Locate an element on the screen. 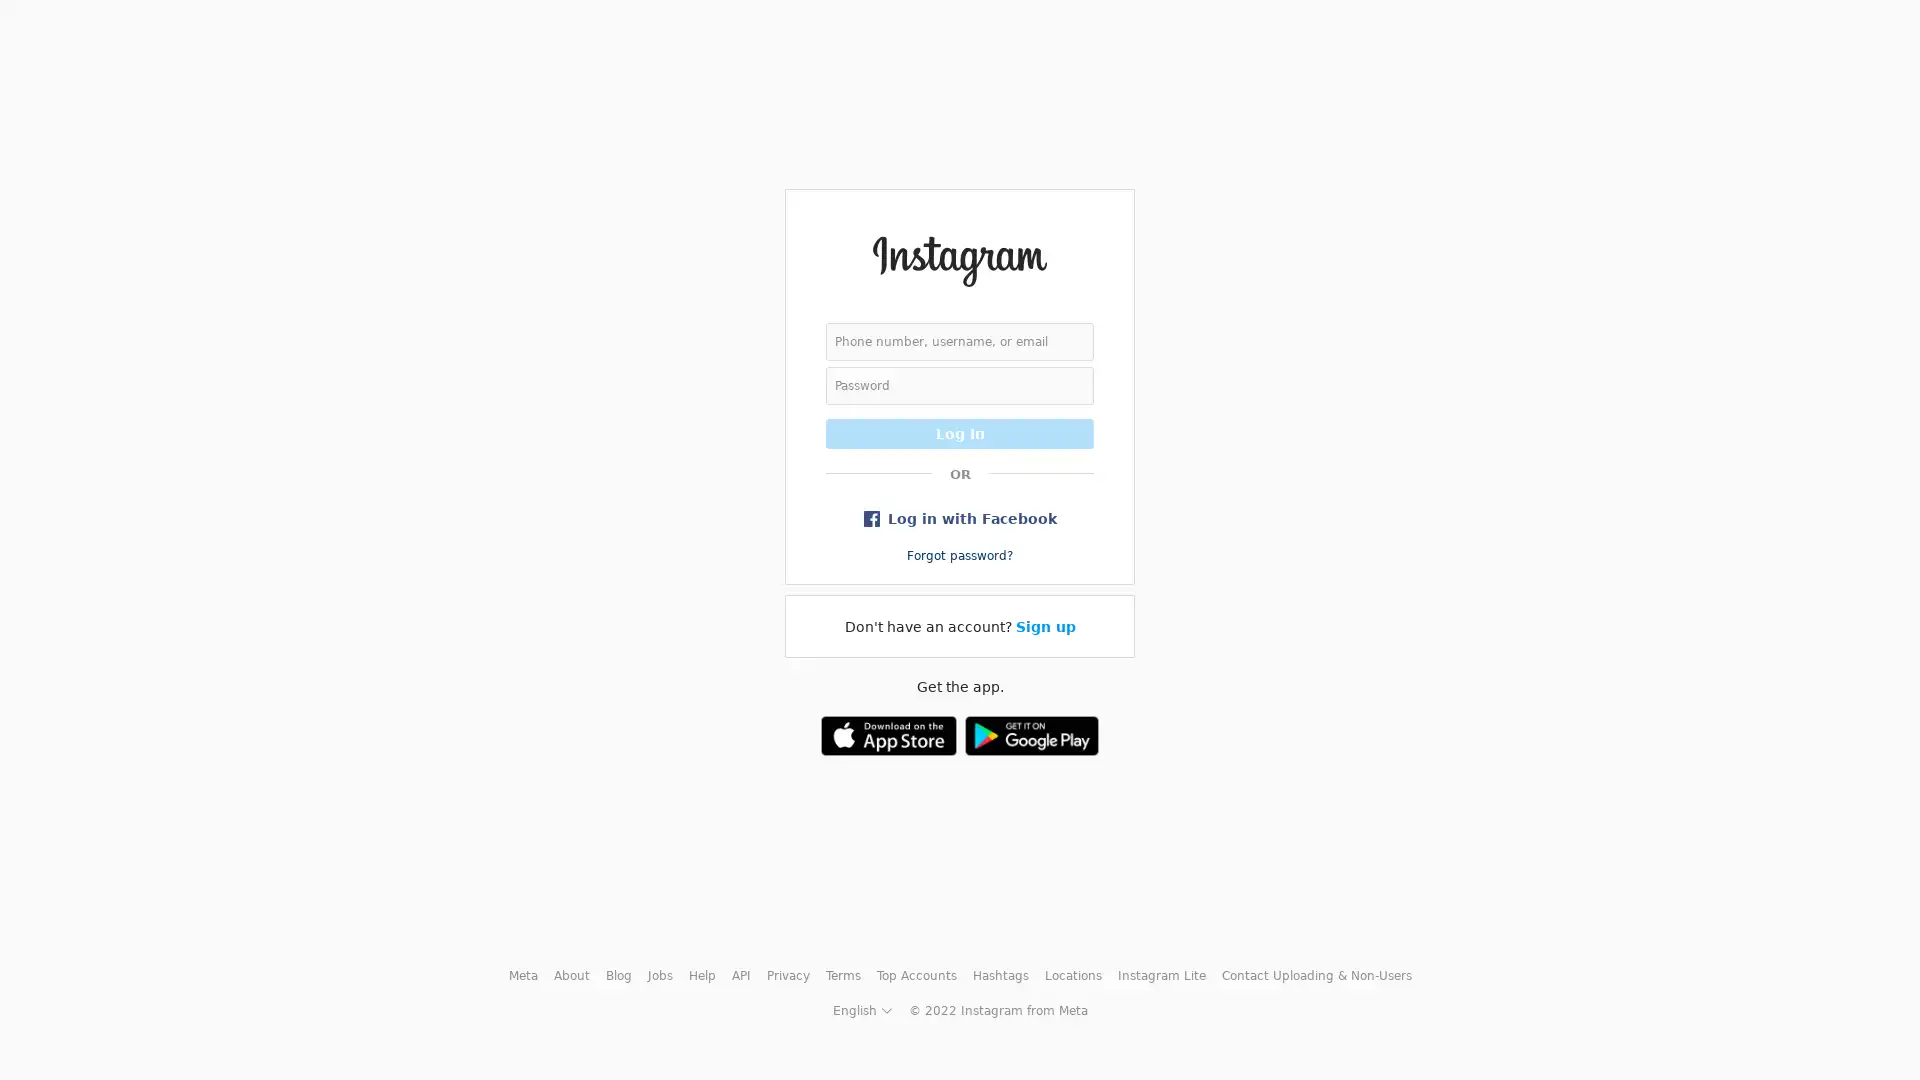 The height and width of the screenshot is (1080, 1920). Instagram is located at coordinates (958, 259).